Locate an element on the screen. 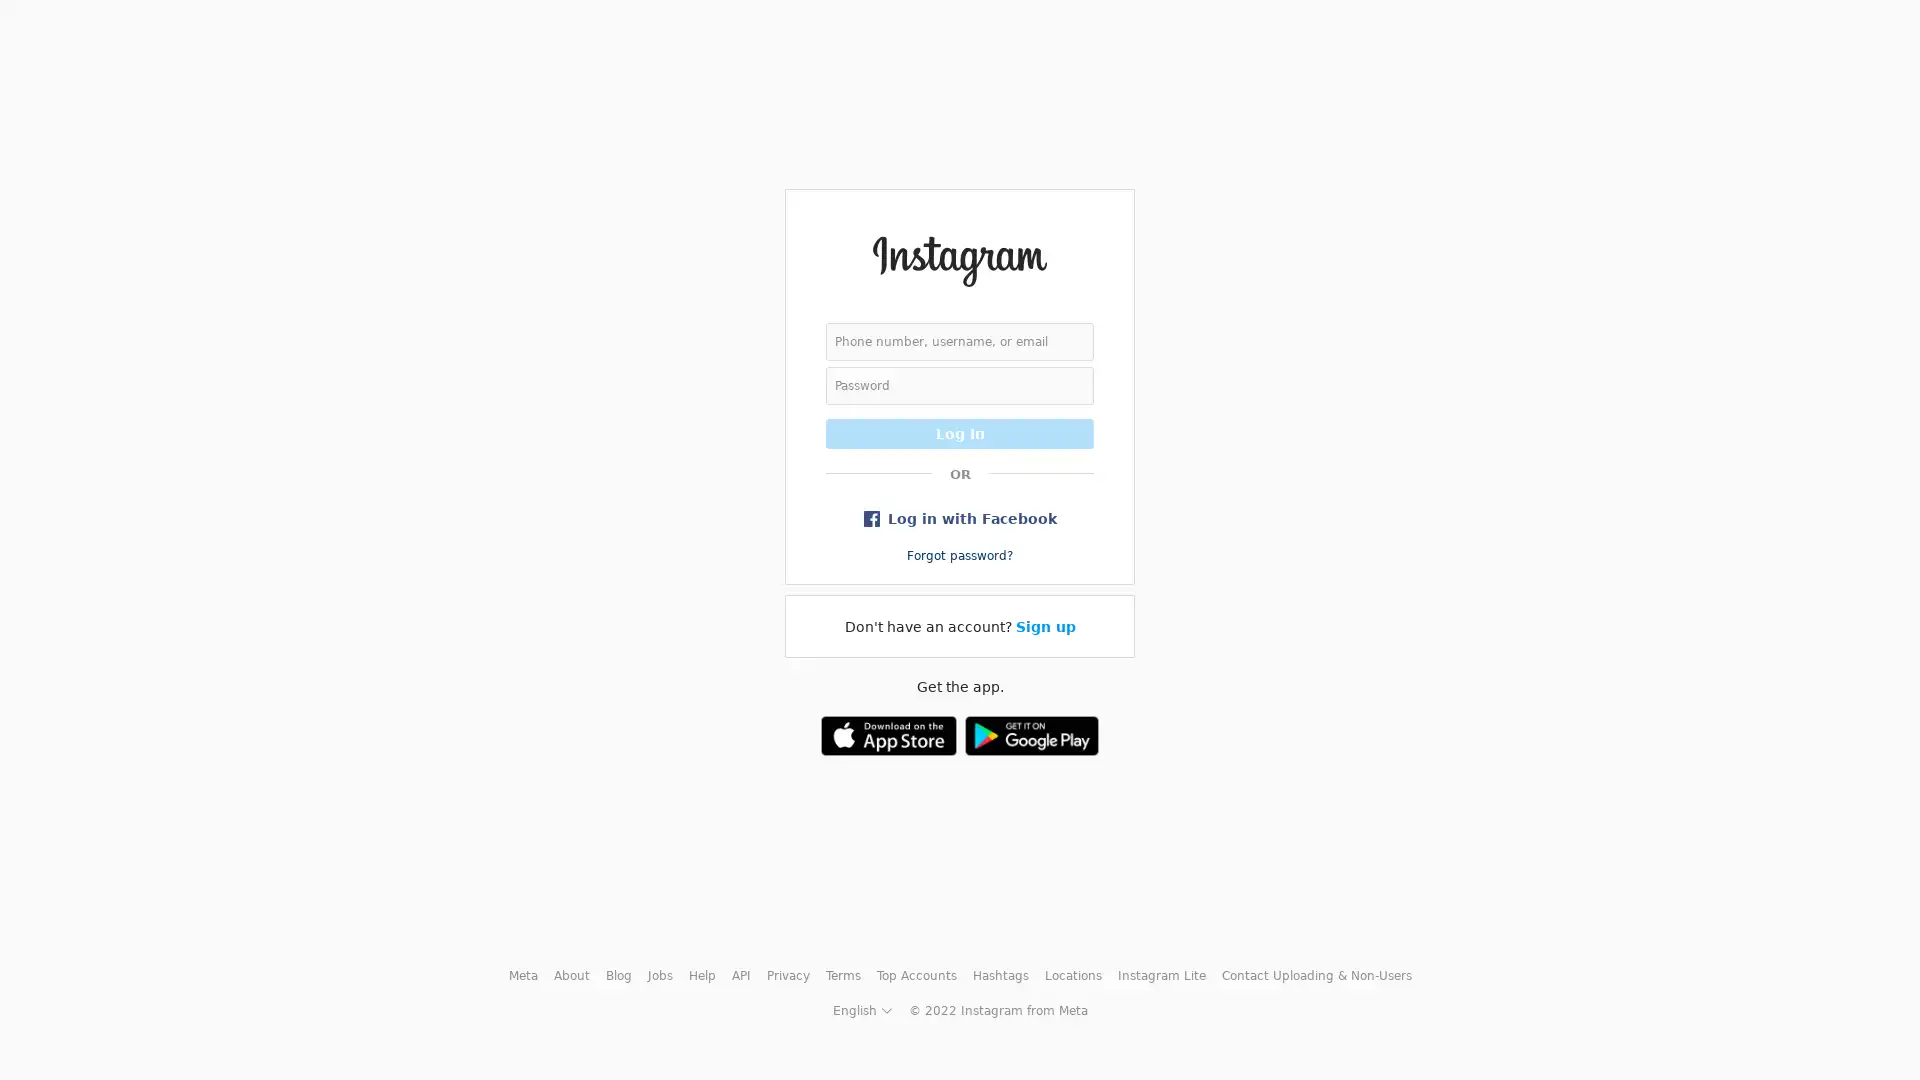 The height and width of the screenshot is (1080, 1920). Instagram is located at coordinates (958, 259).